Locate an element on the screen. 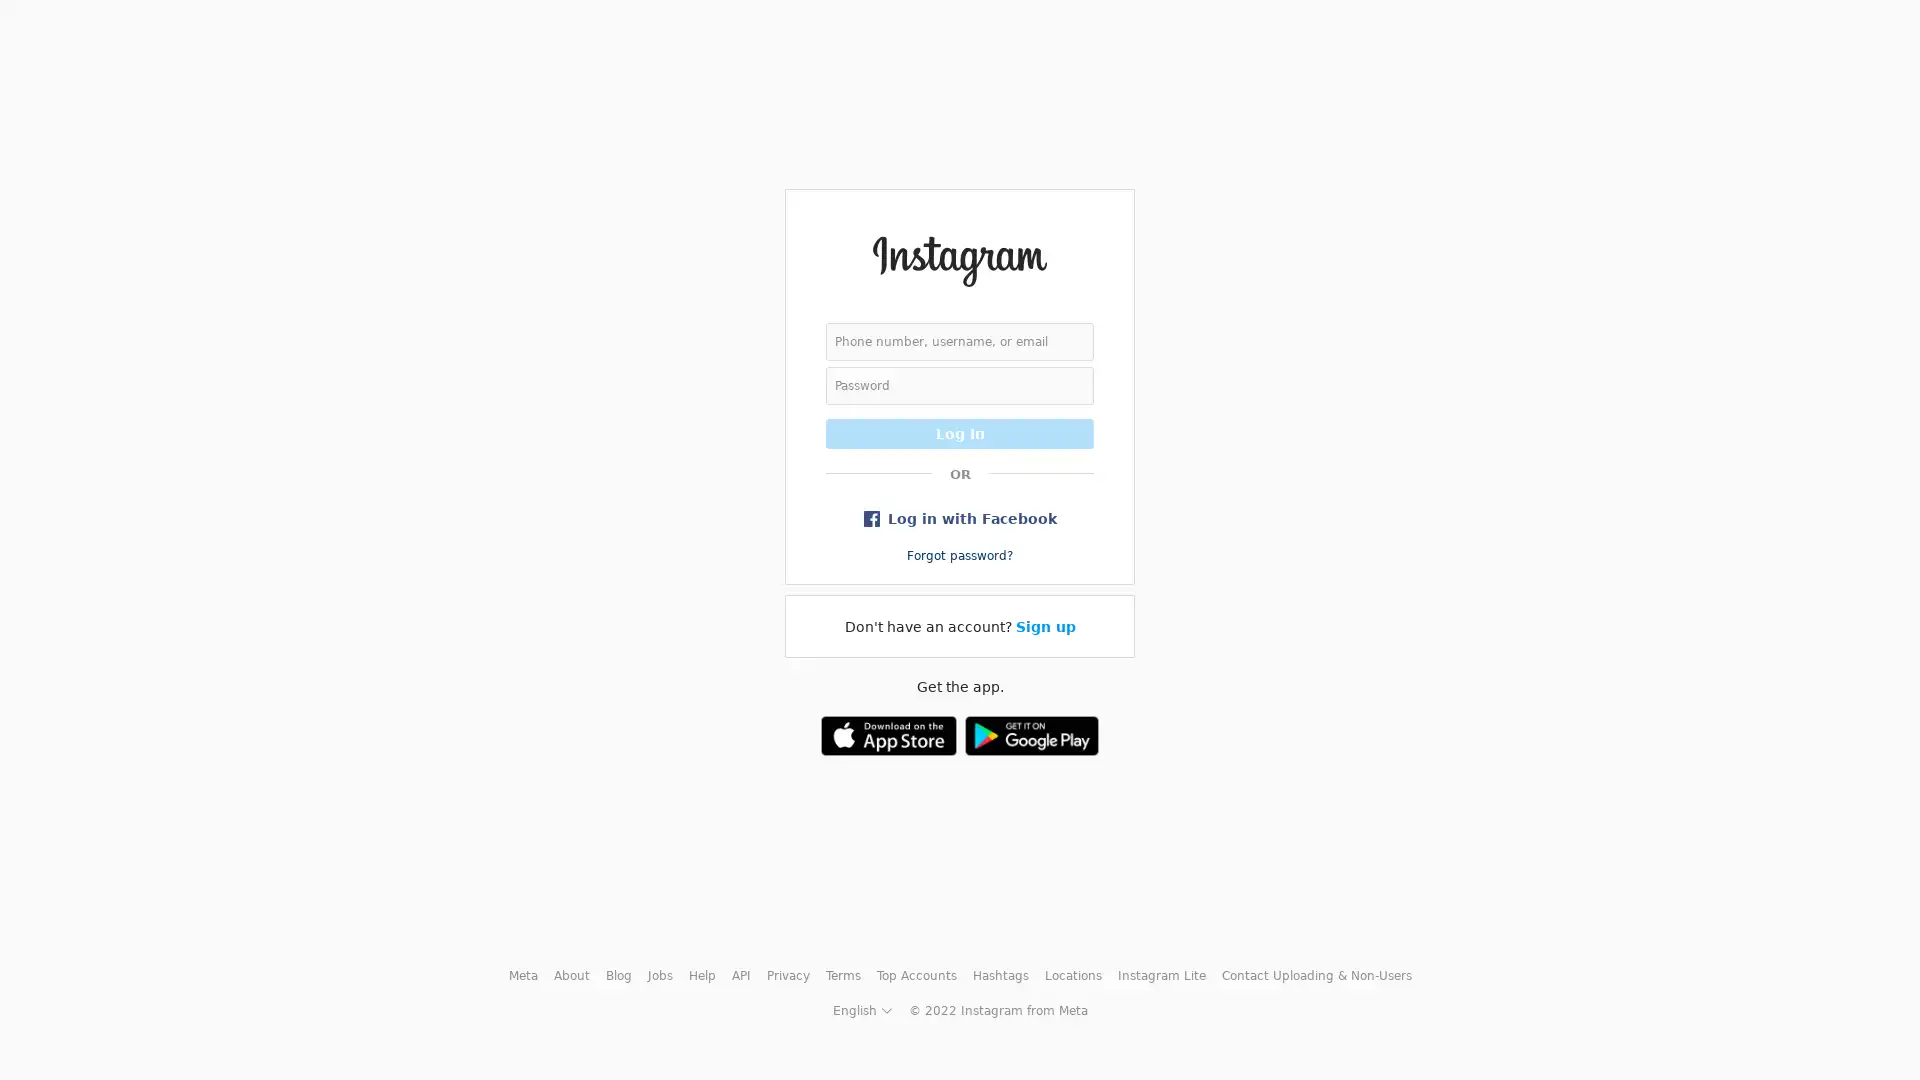 The height and width of the screenshot is (1080, 1920). Instagram is located at coordinates (958, 259).